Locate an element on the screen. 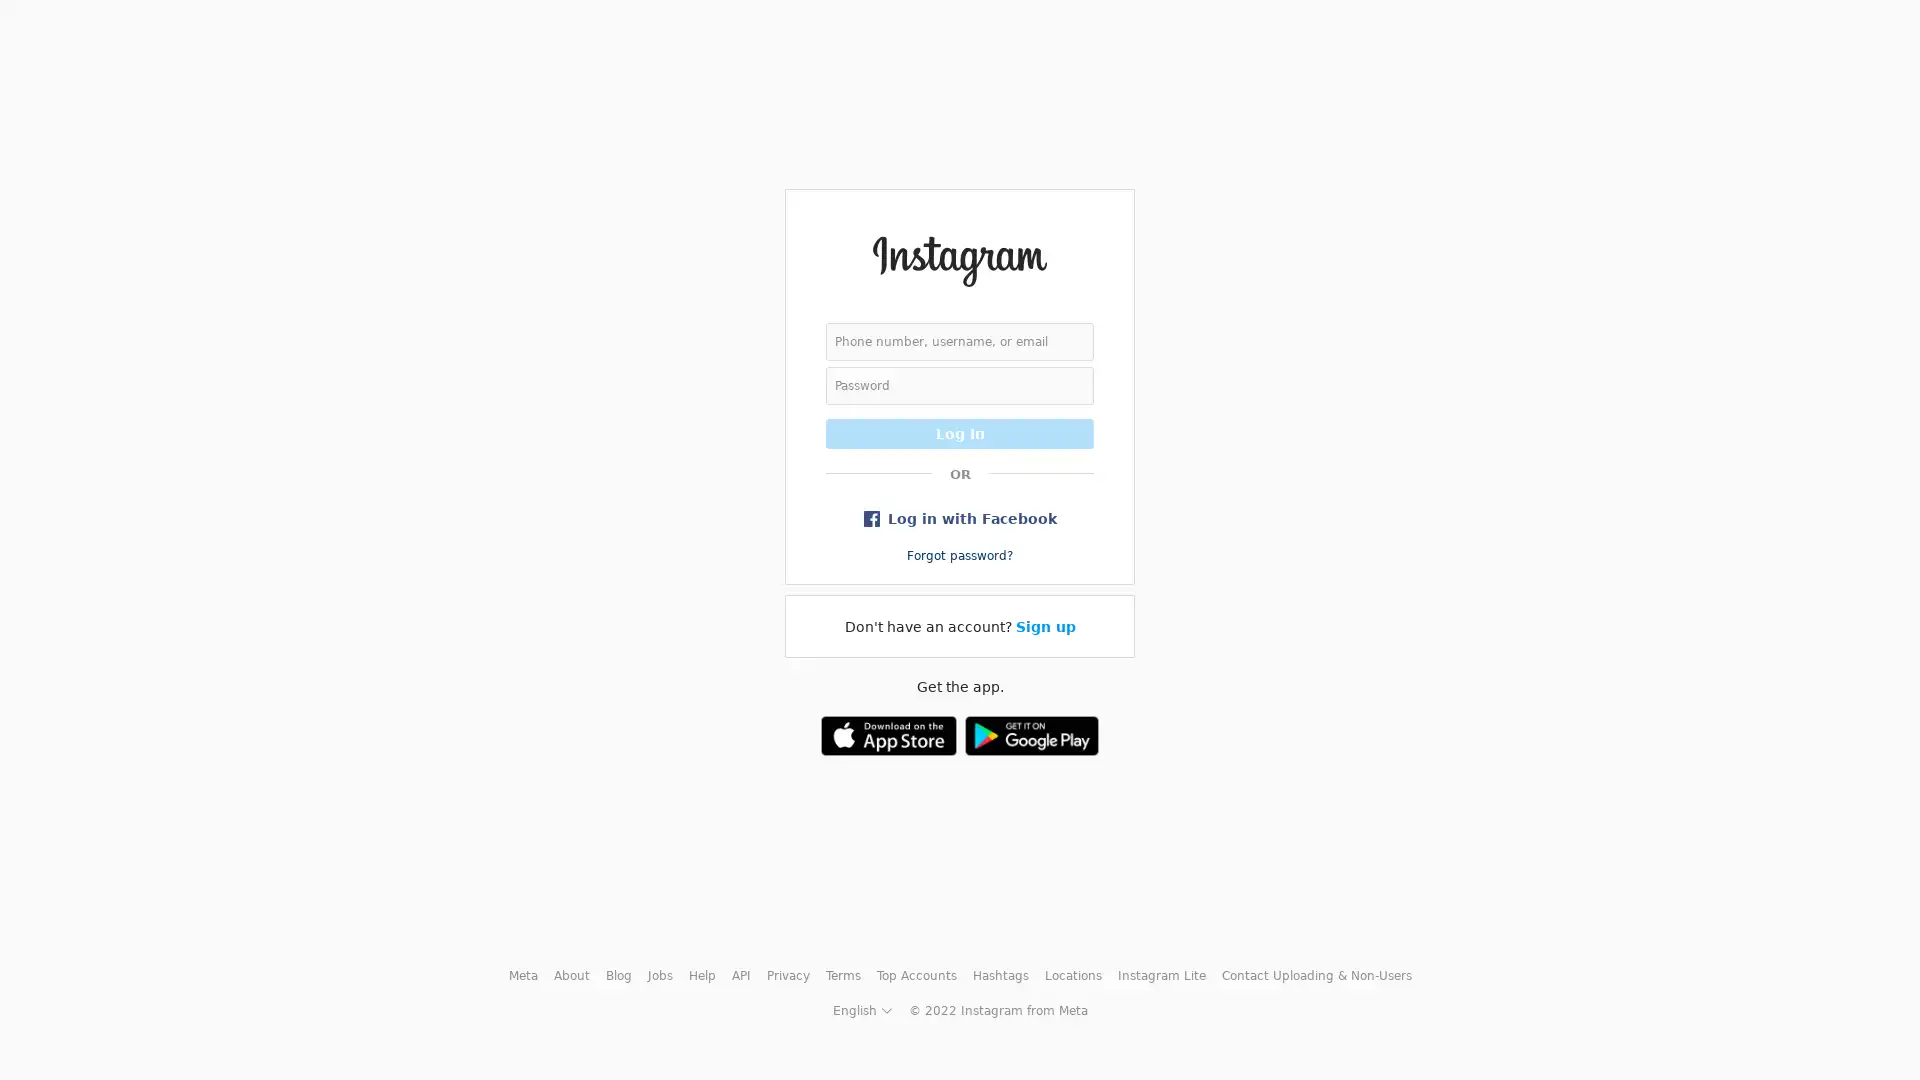 The height and width of the screenshot is (1080, 1920). Instagram is located at coordinates (958, 259).